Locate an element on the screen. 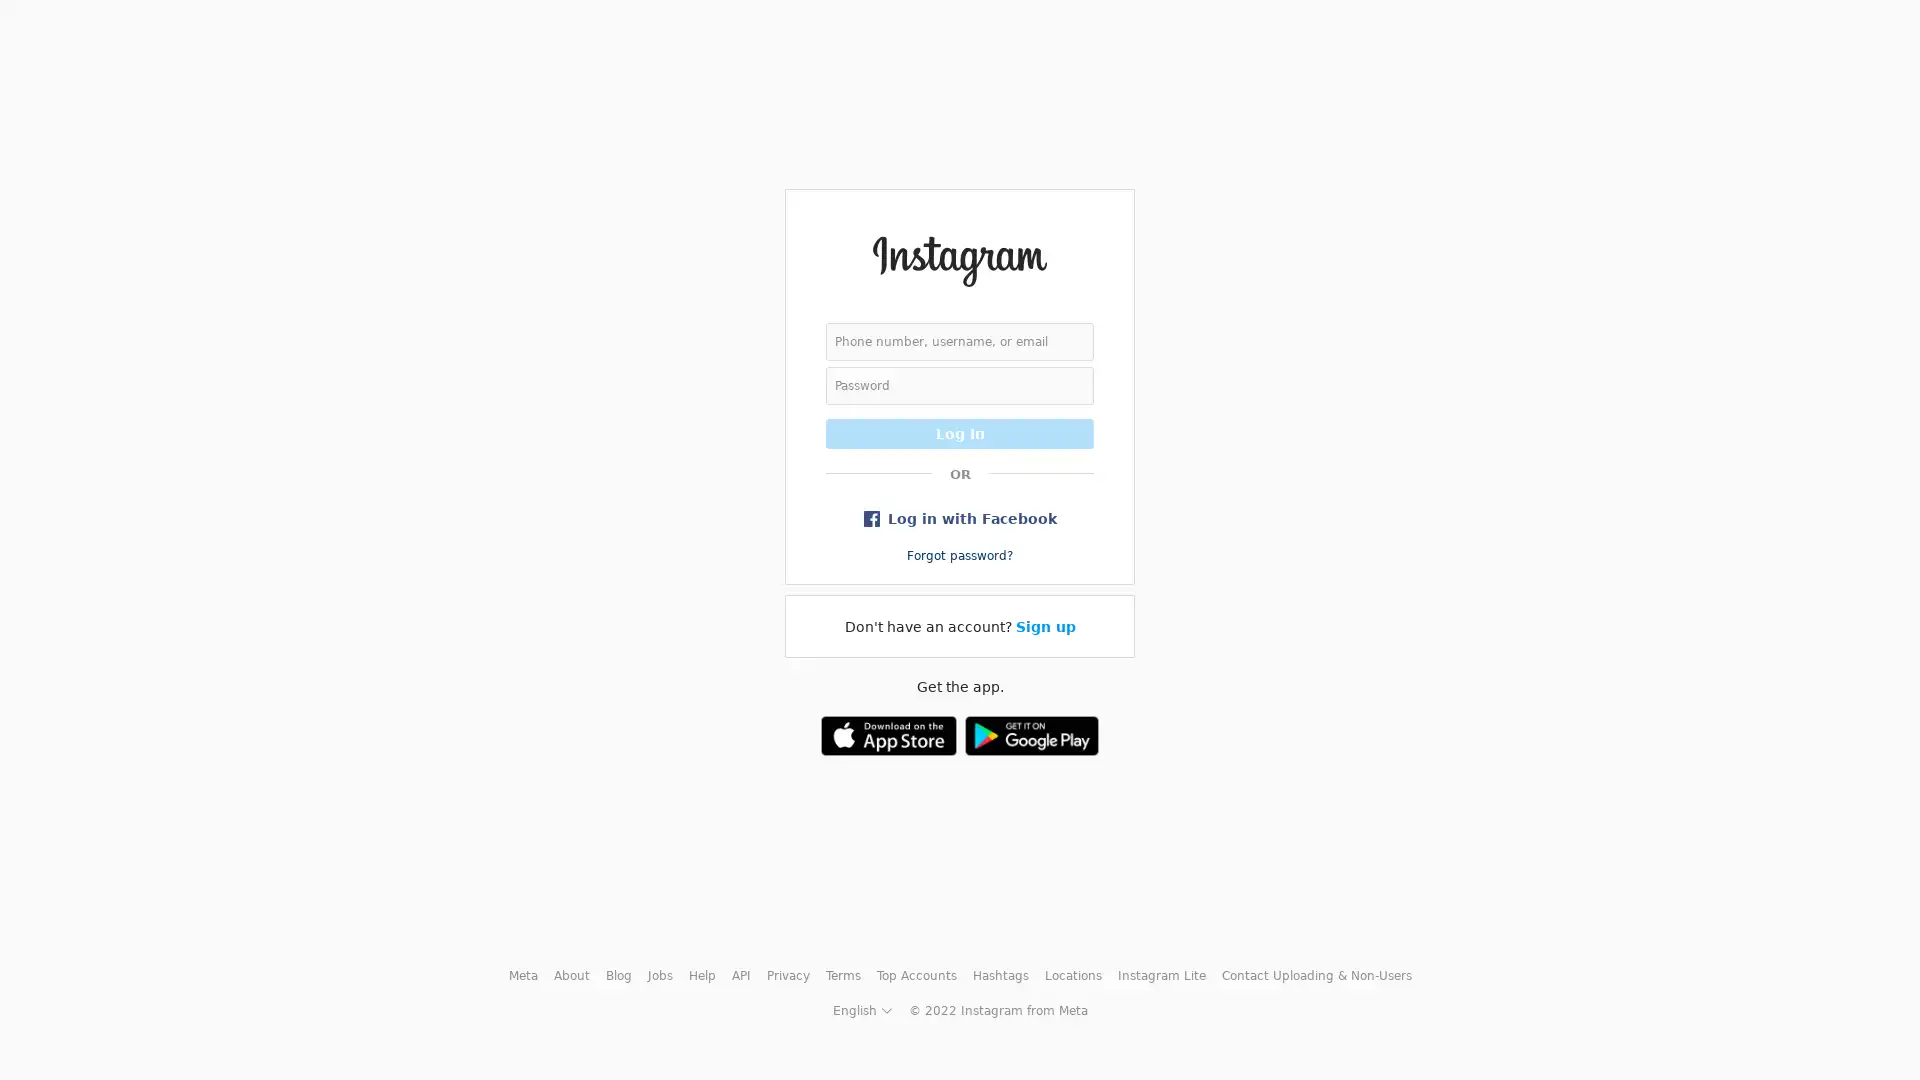 The height and width of the screenshot is (1080, 1920). Instagram is located at coordinates (958, 259).